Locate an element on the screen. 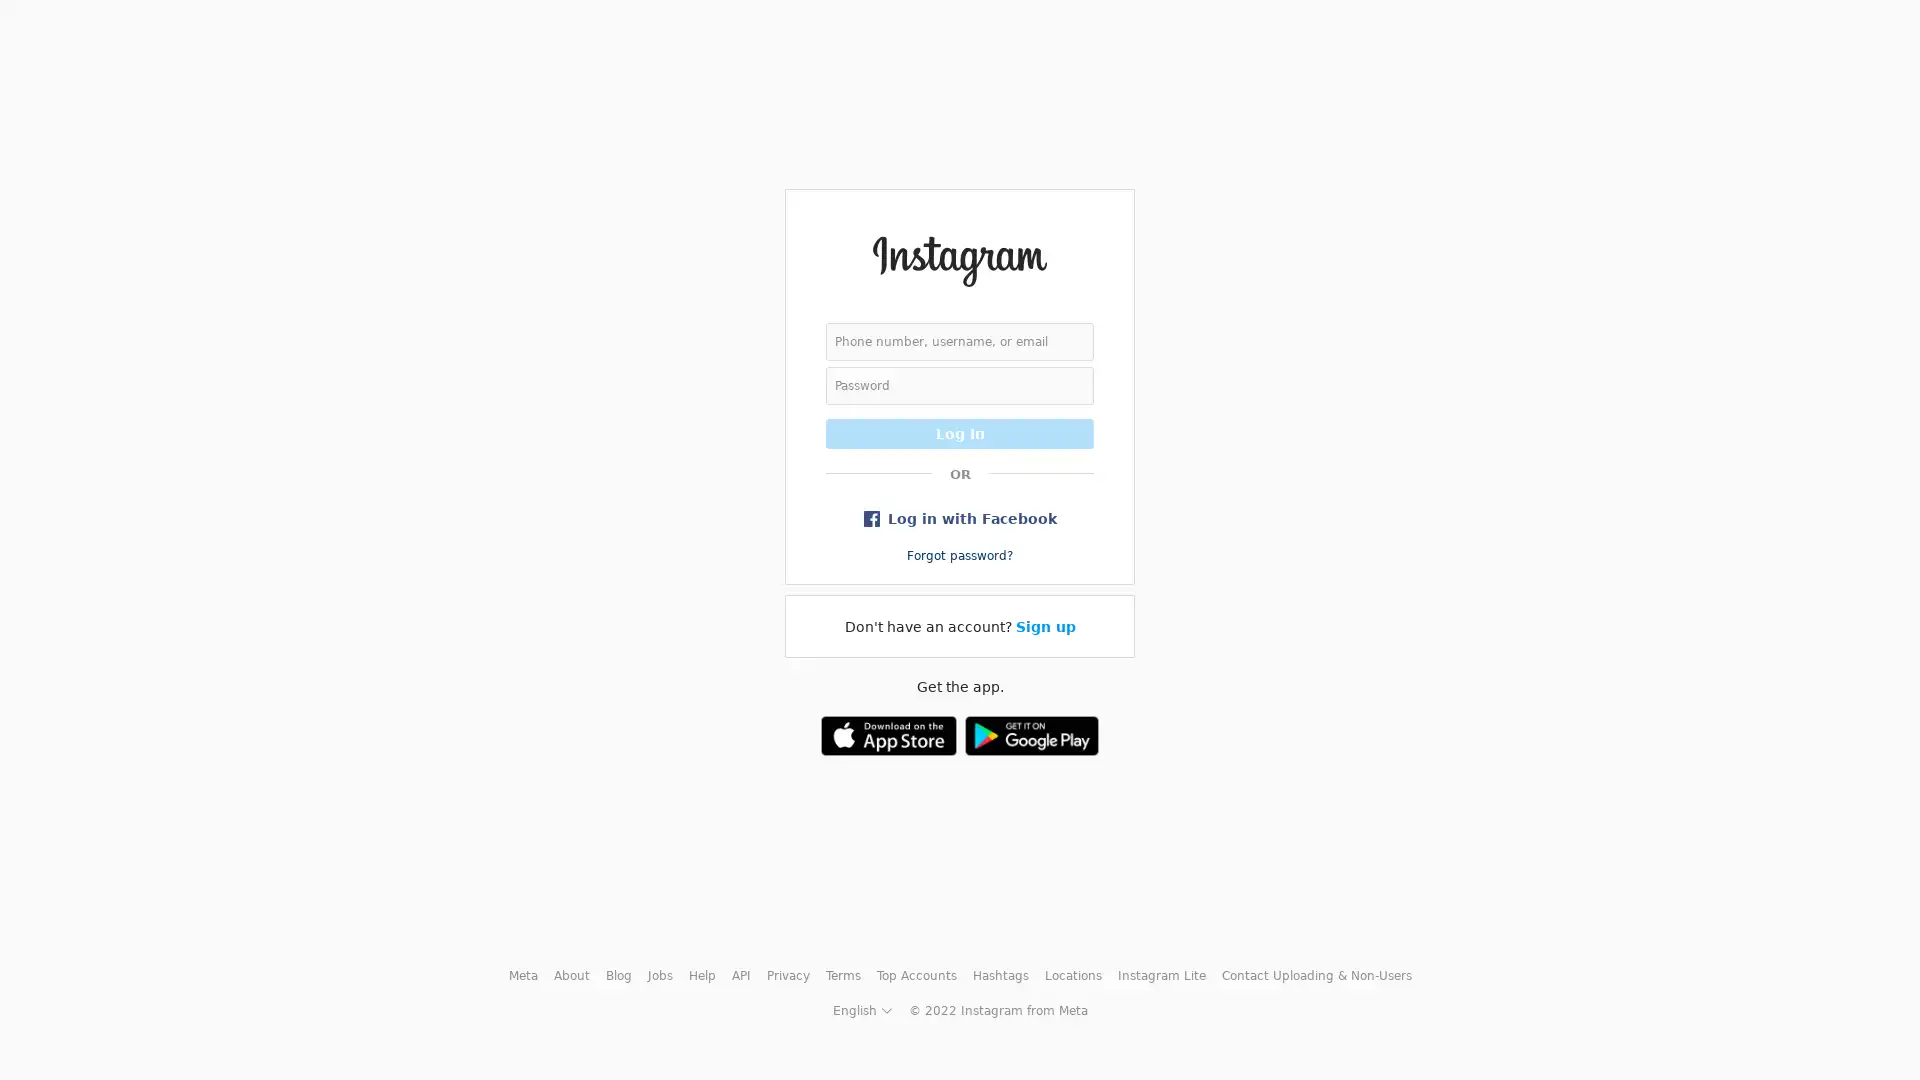 The height and width of the screenshot is (1080, 1920). Instagram is located at coordinates (958, 259).